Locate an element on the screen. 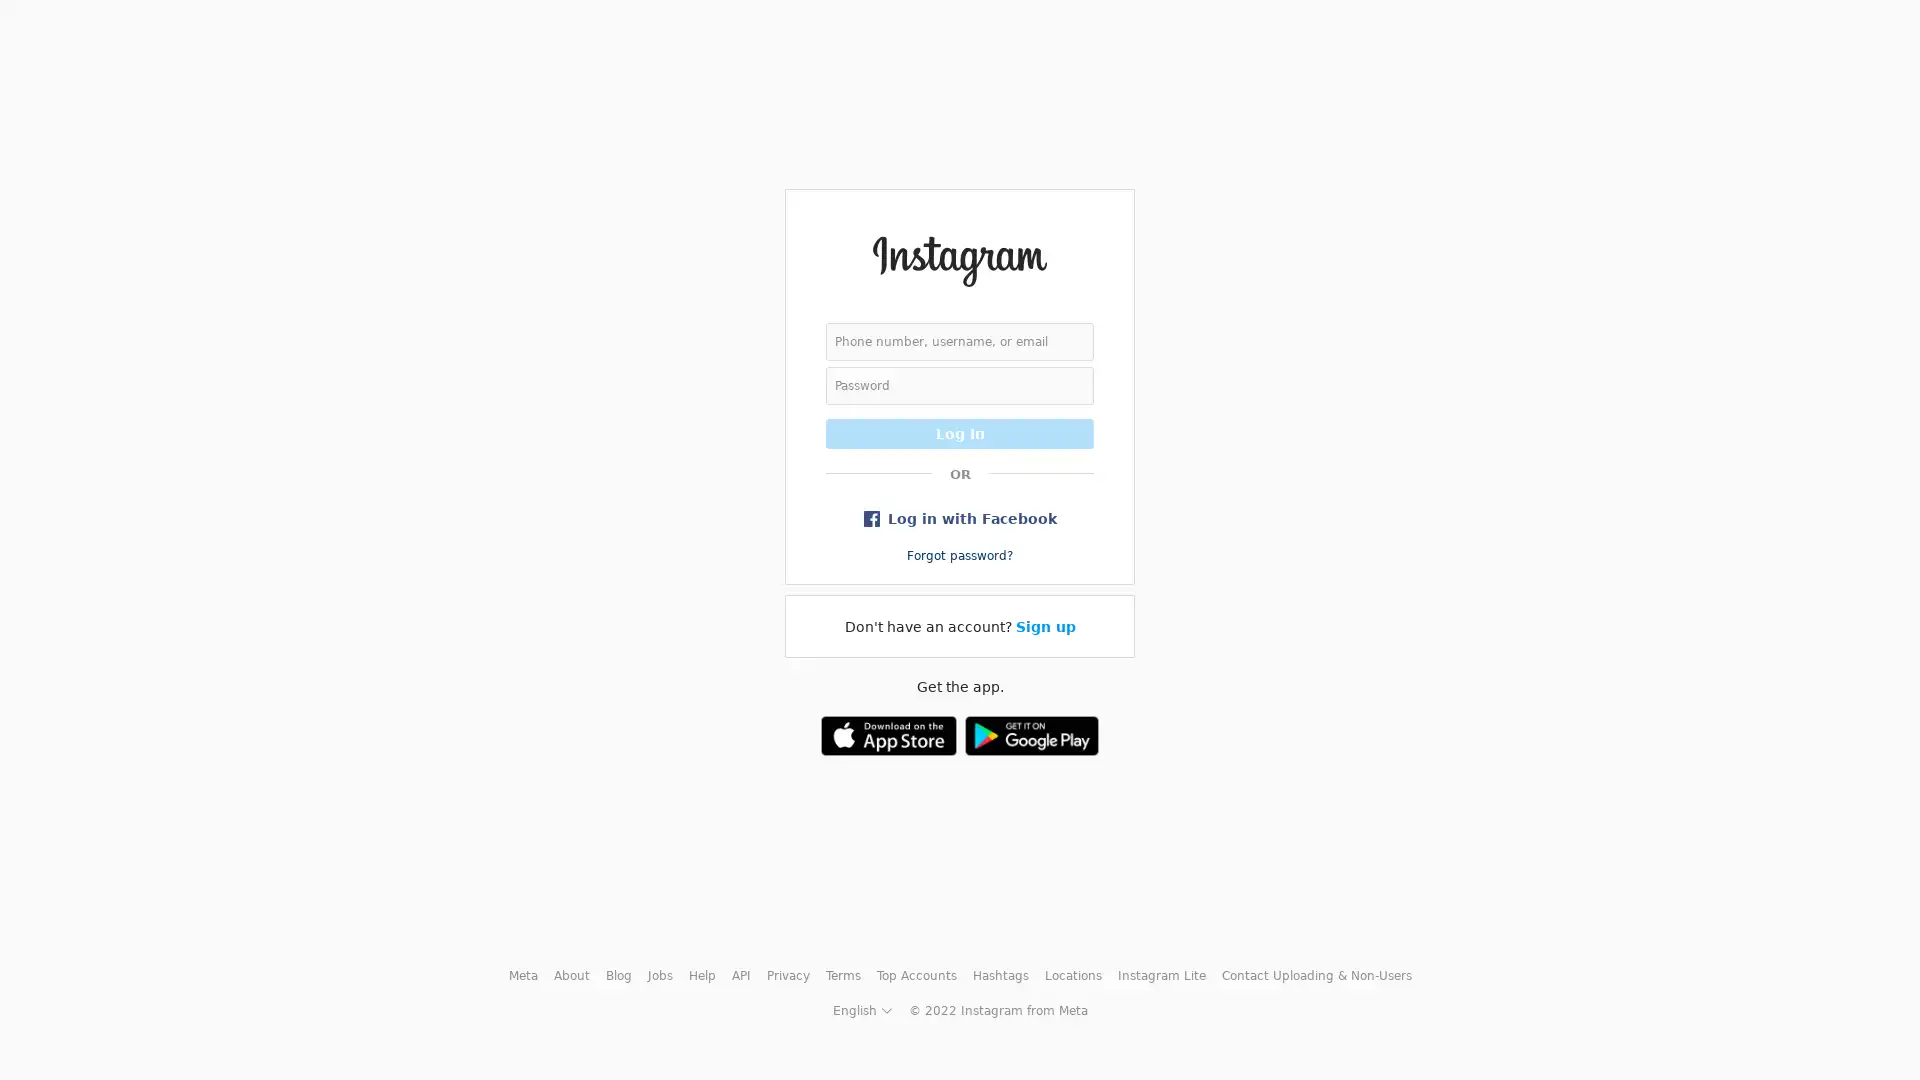 The height and width of the screenshot is (1080, 1920). Instagram is located at coordinates (958, 259).